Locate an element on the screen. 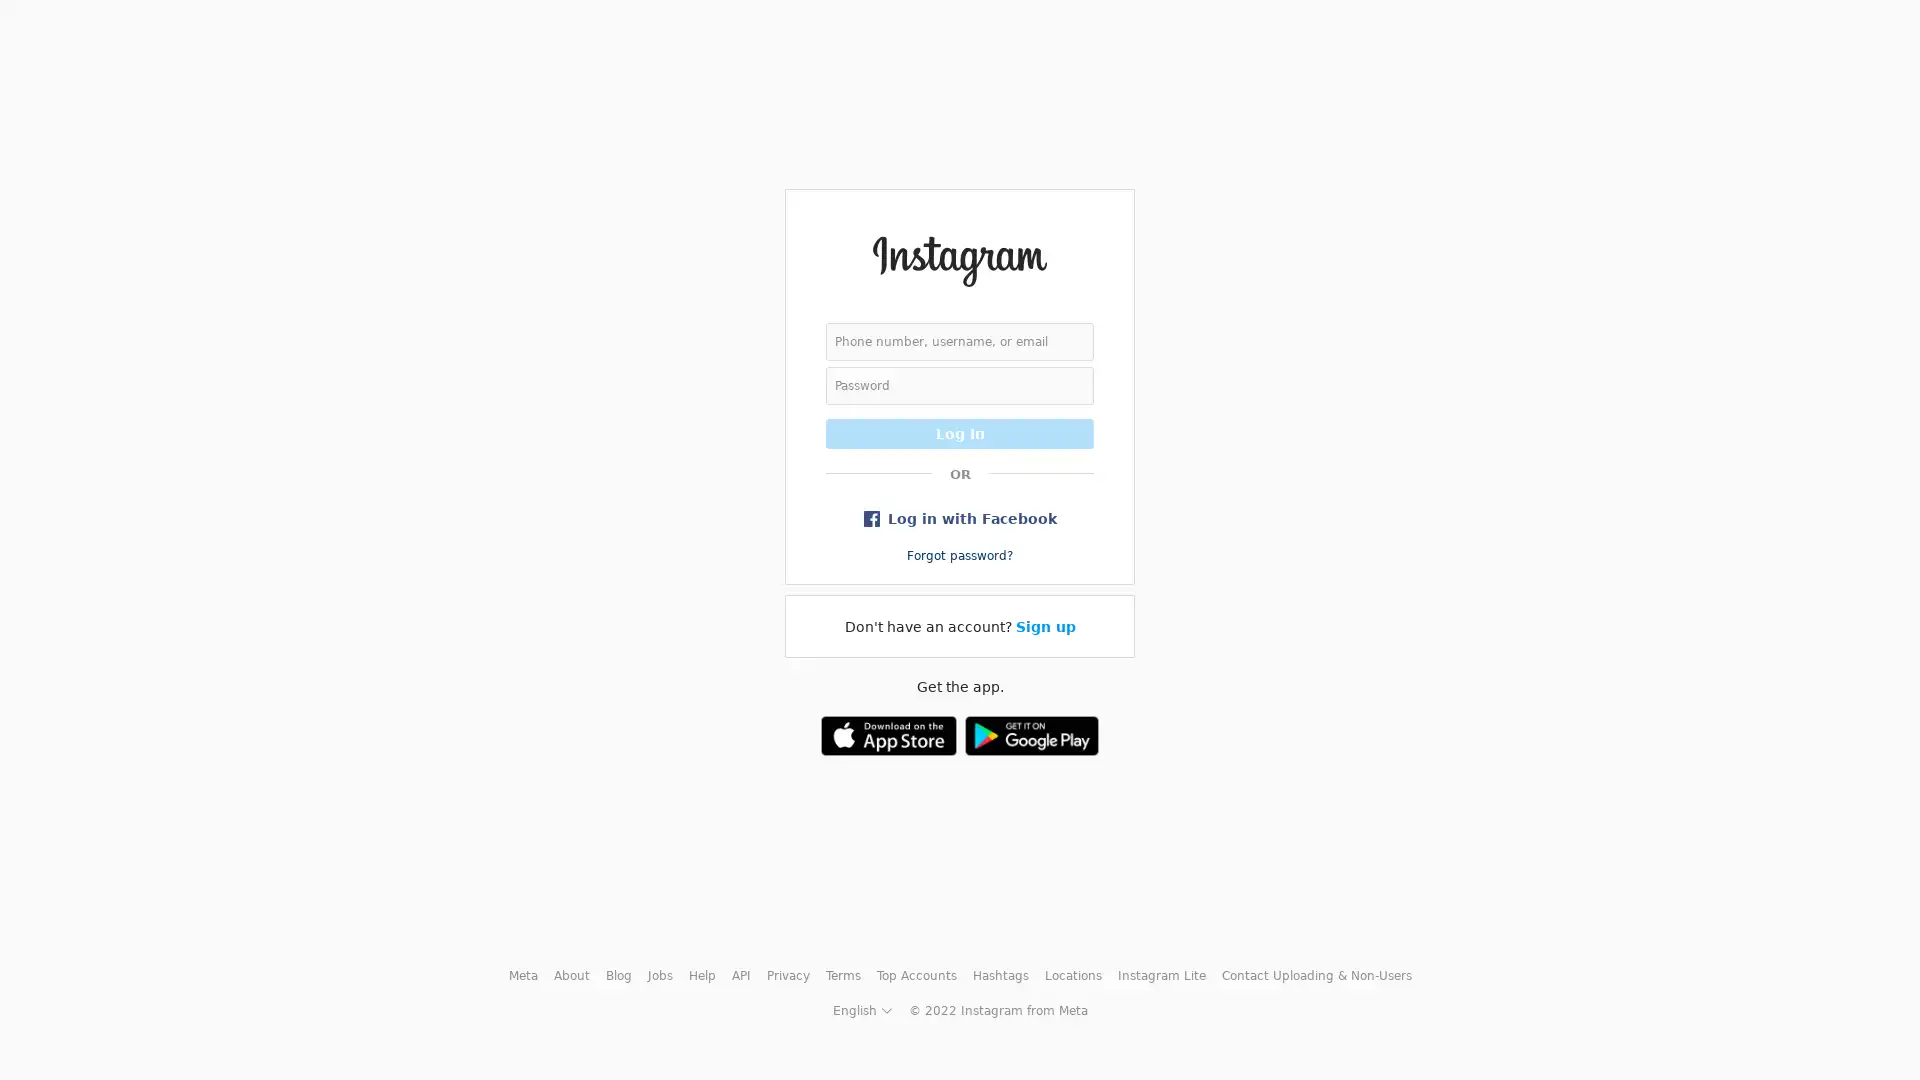 The height and width of the screenshot is (1080, 1920). Instagram is located at coordinates (958, 259).